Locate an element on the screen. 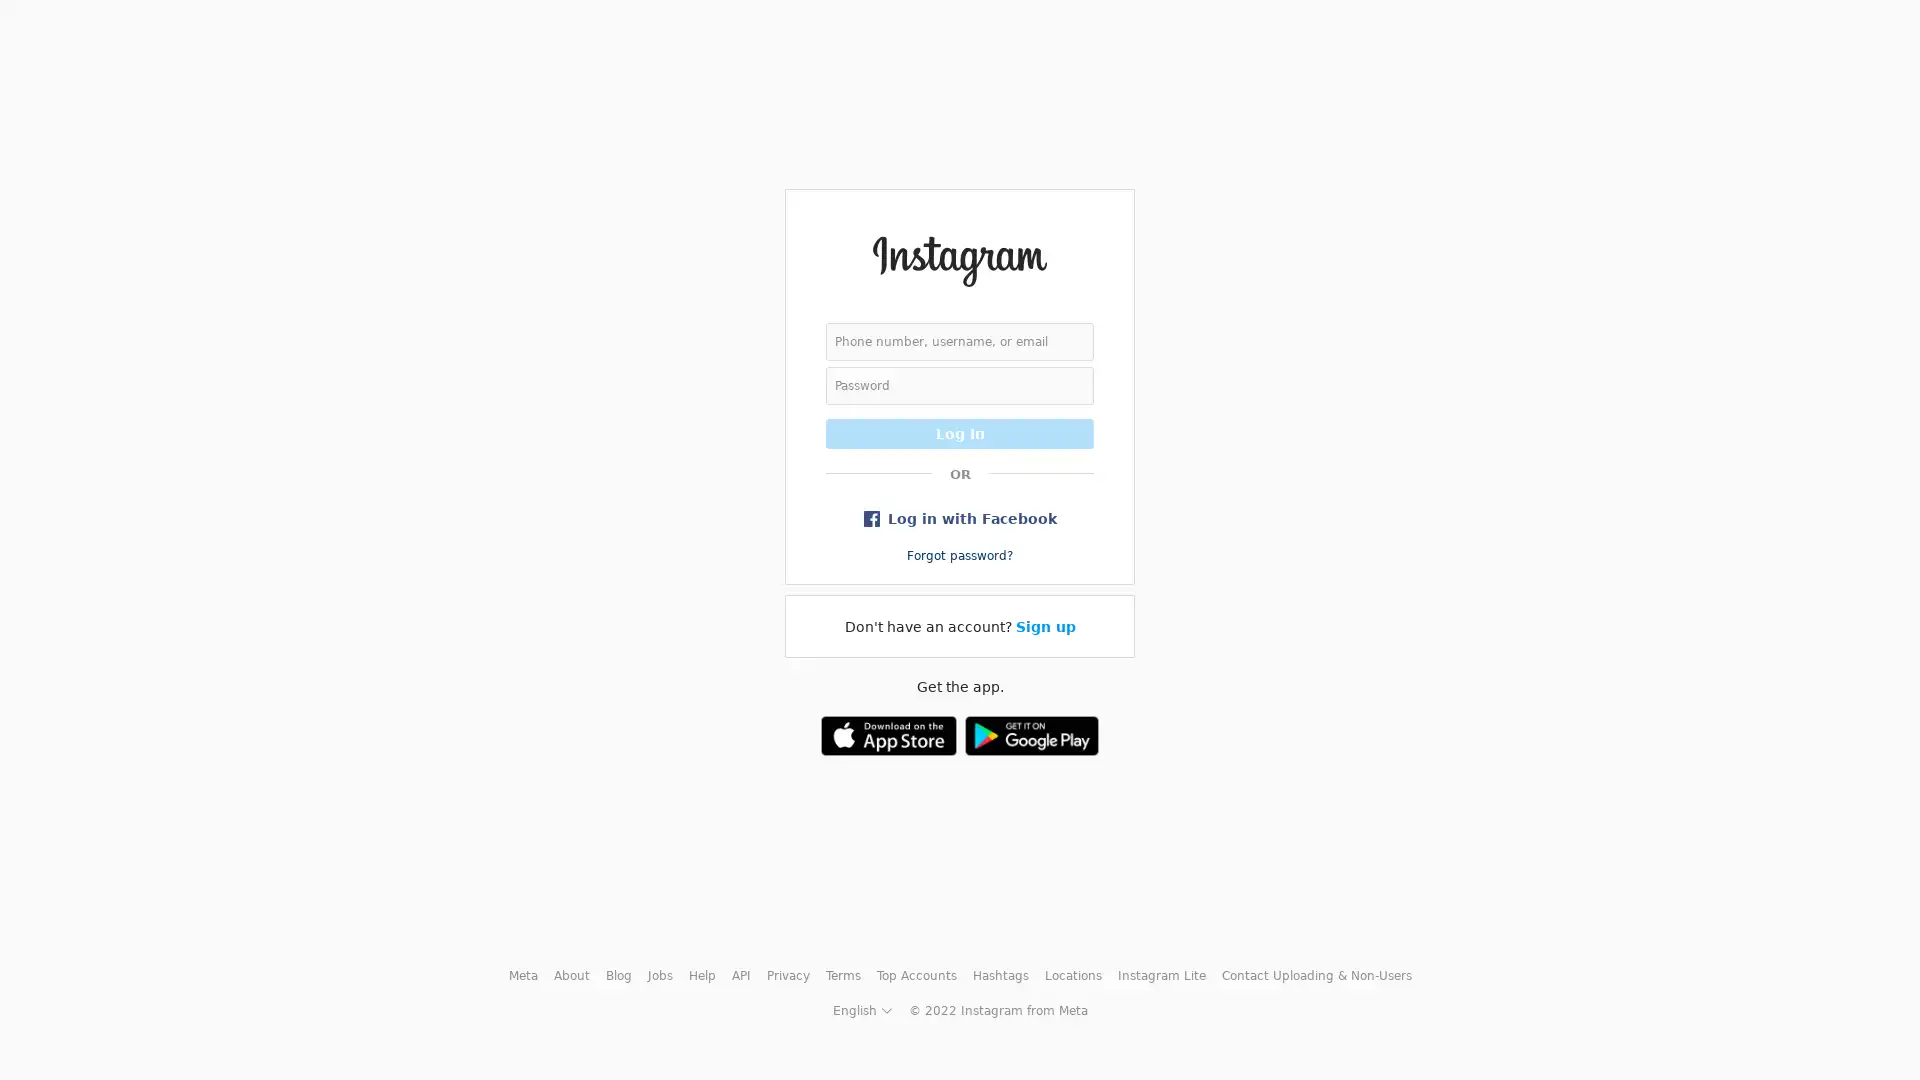 The height and width of the screenshot is (1080, 1920). Instagram is located at coordinates (958, 259).